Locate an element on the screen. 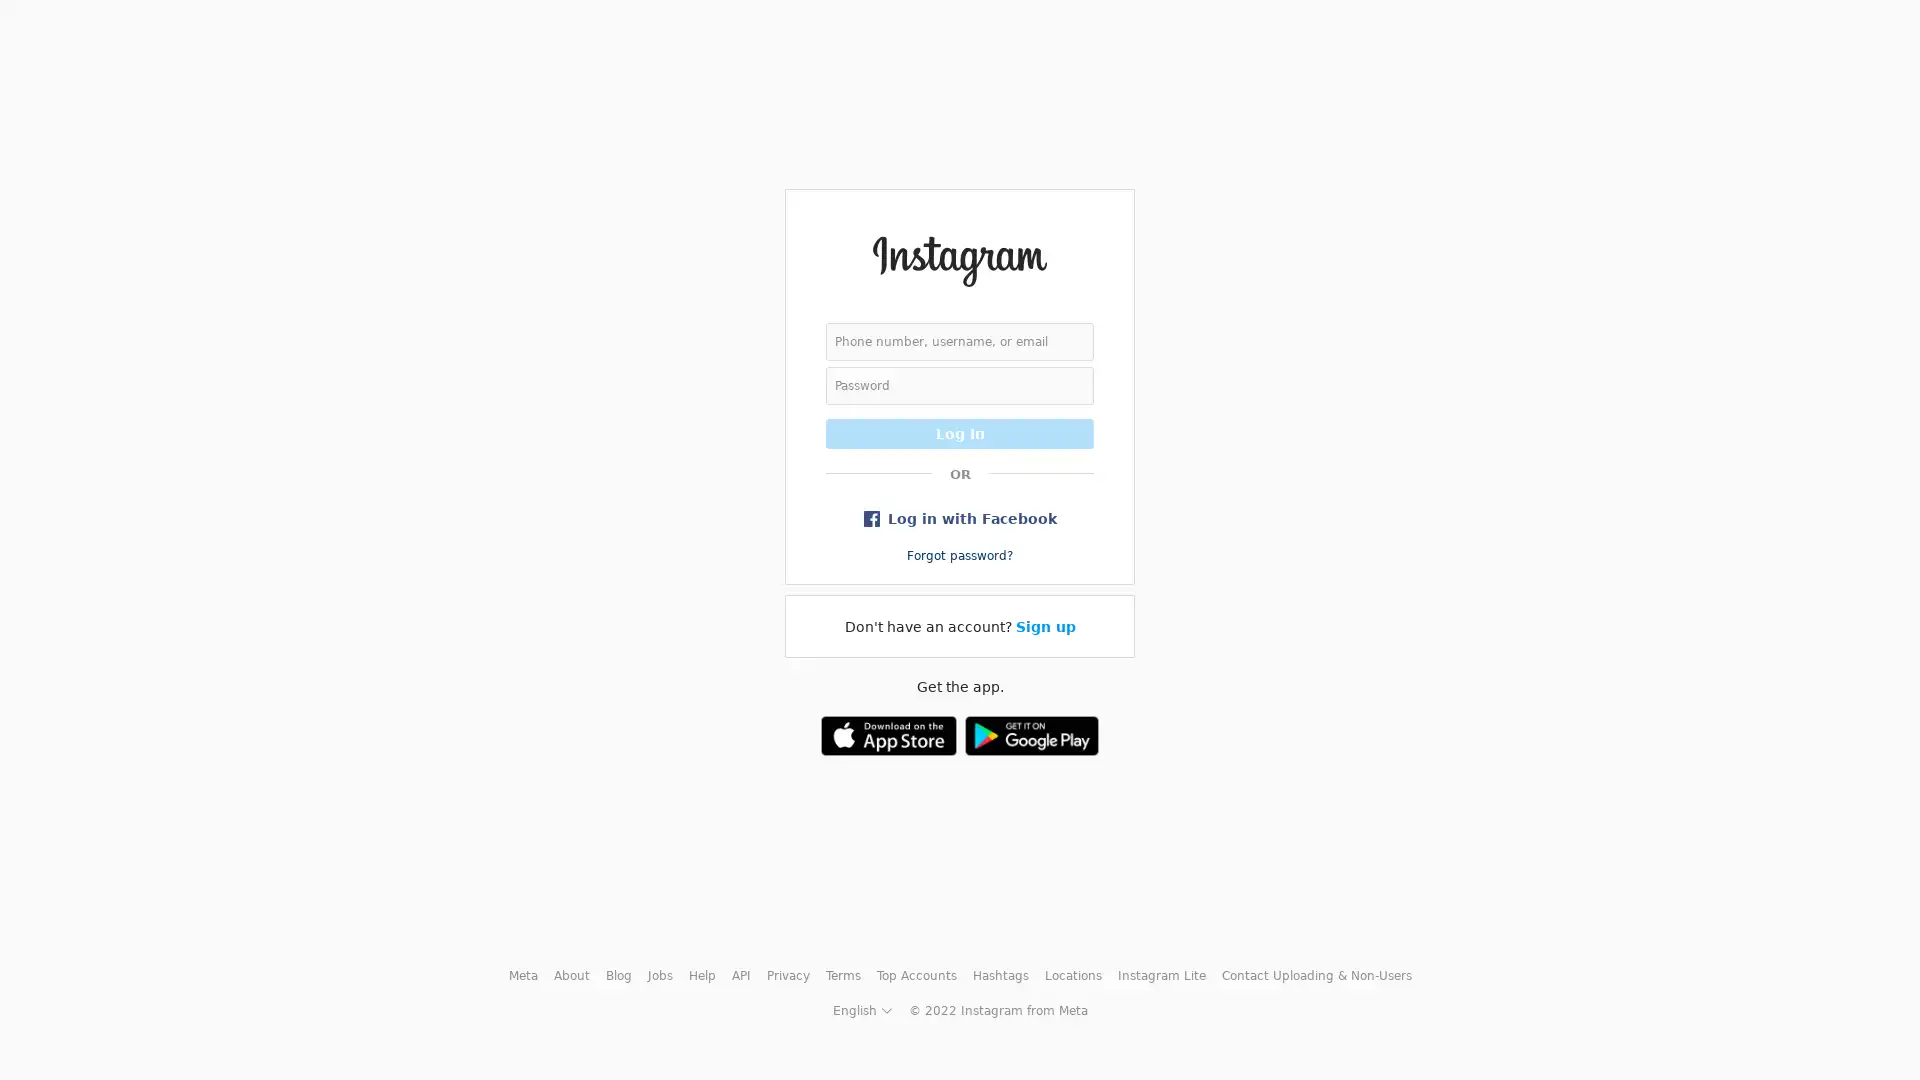 The height and width of the screenshot is (1080, 1920). Instagram is located at coordinates (958, 259).